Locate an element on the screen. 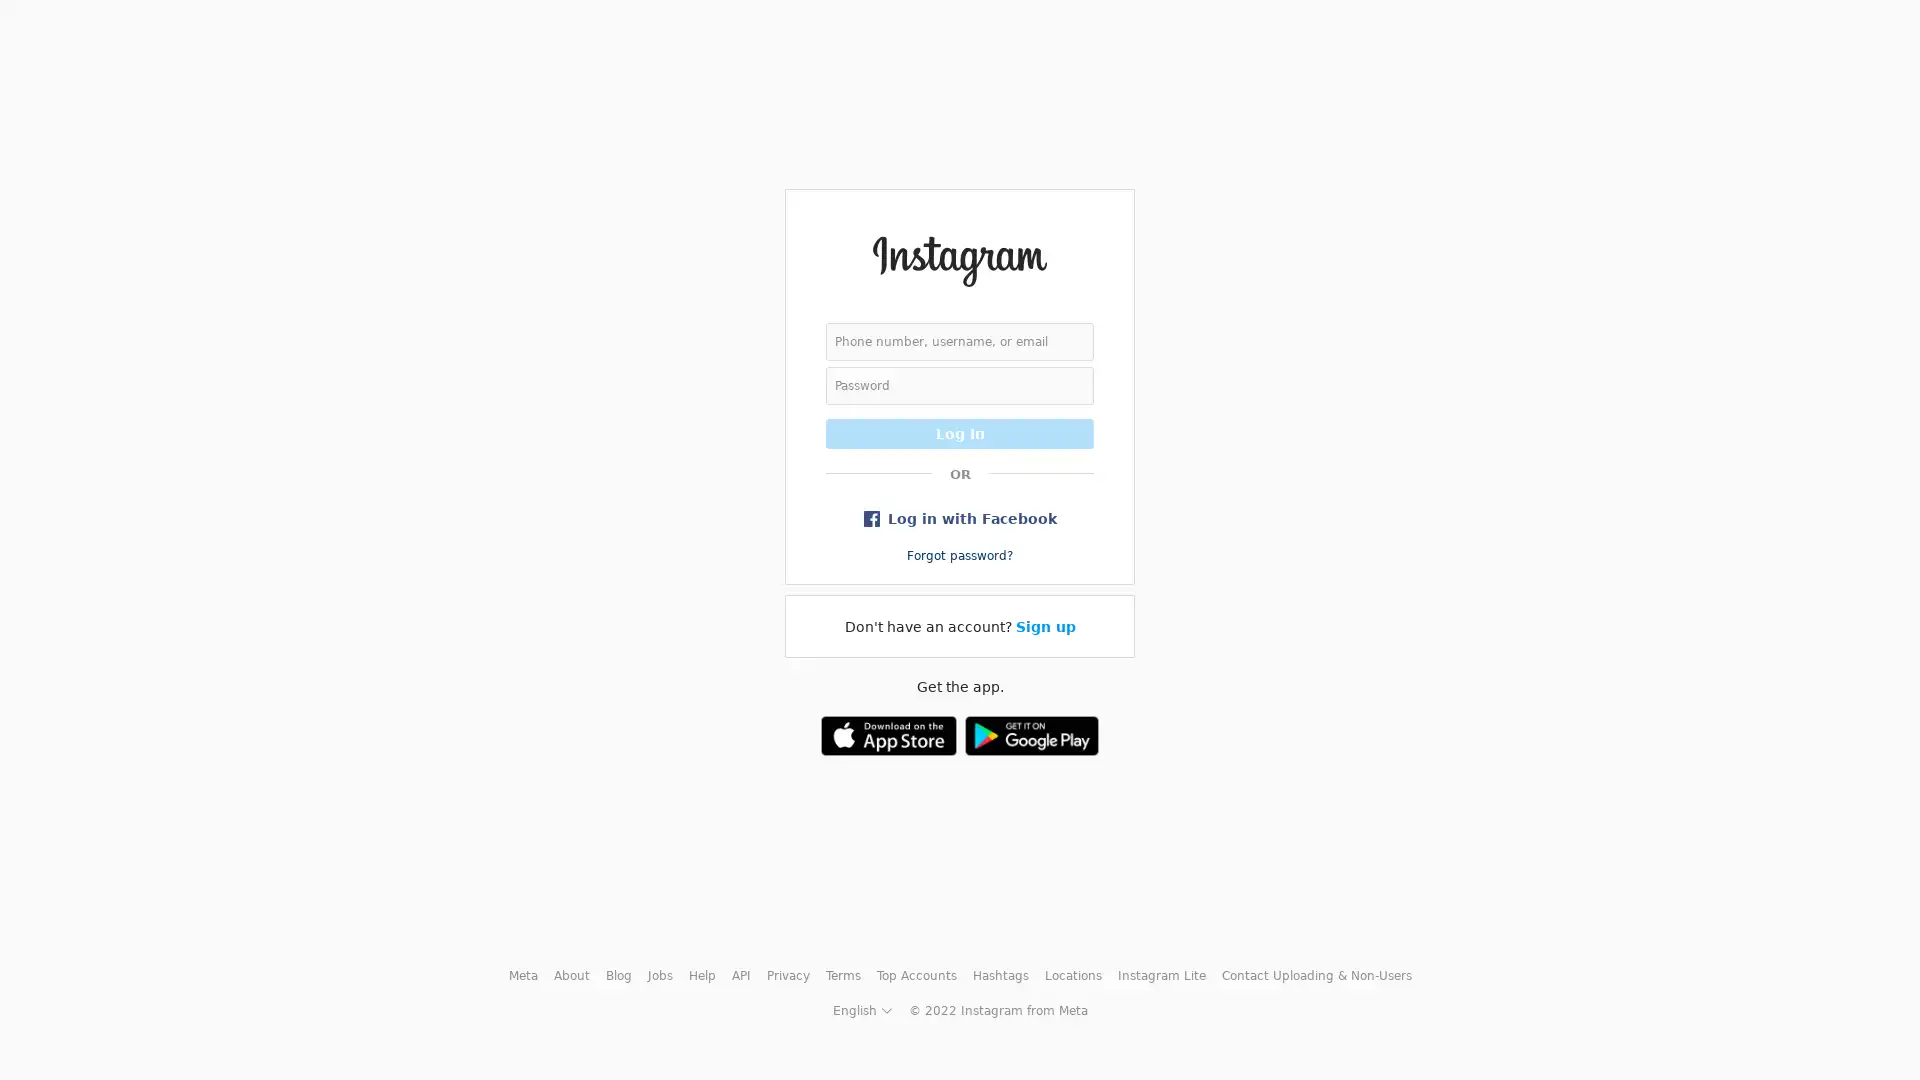 The height and width of the screenshot is (1080, 1920). Instagram is located at coordinates (958, 259).